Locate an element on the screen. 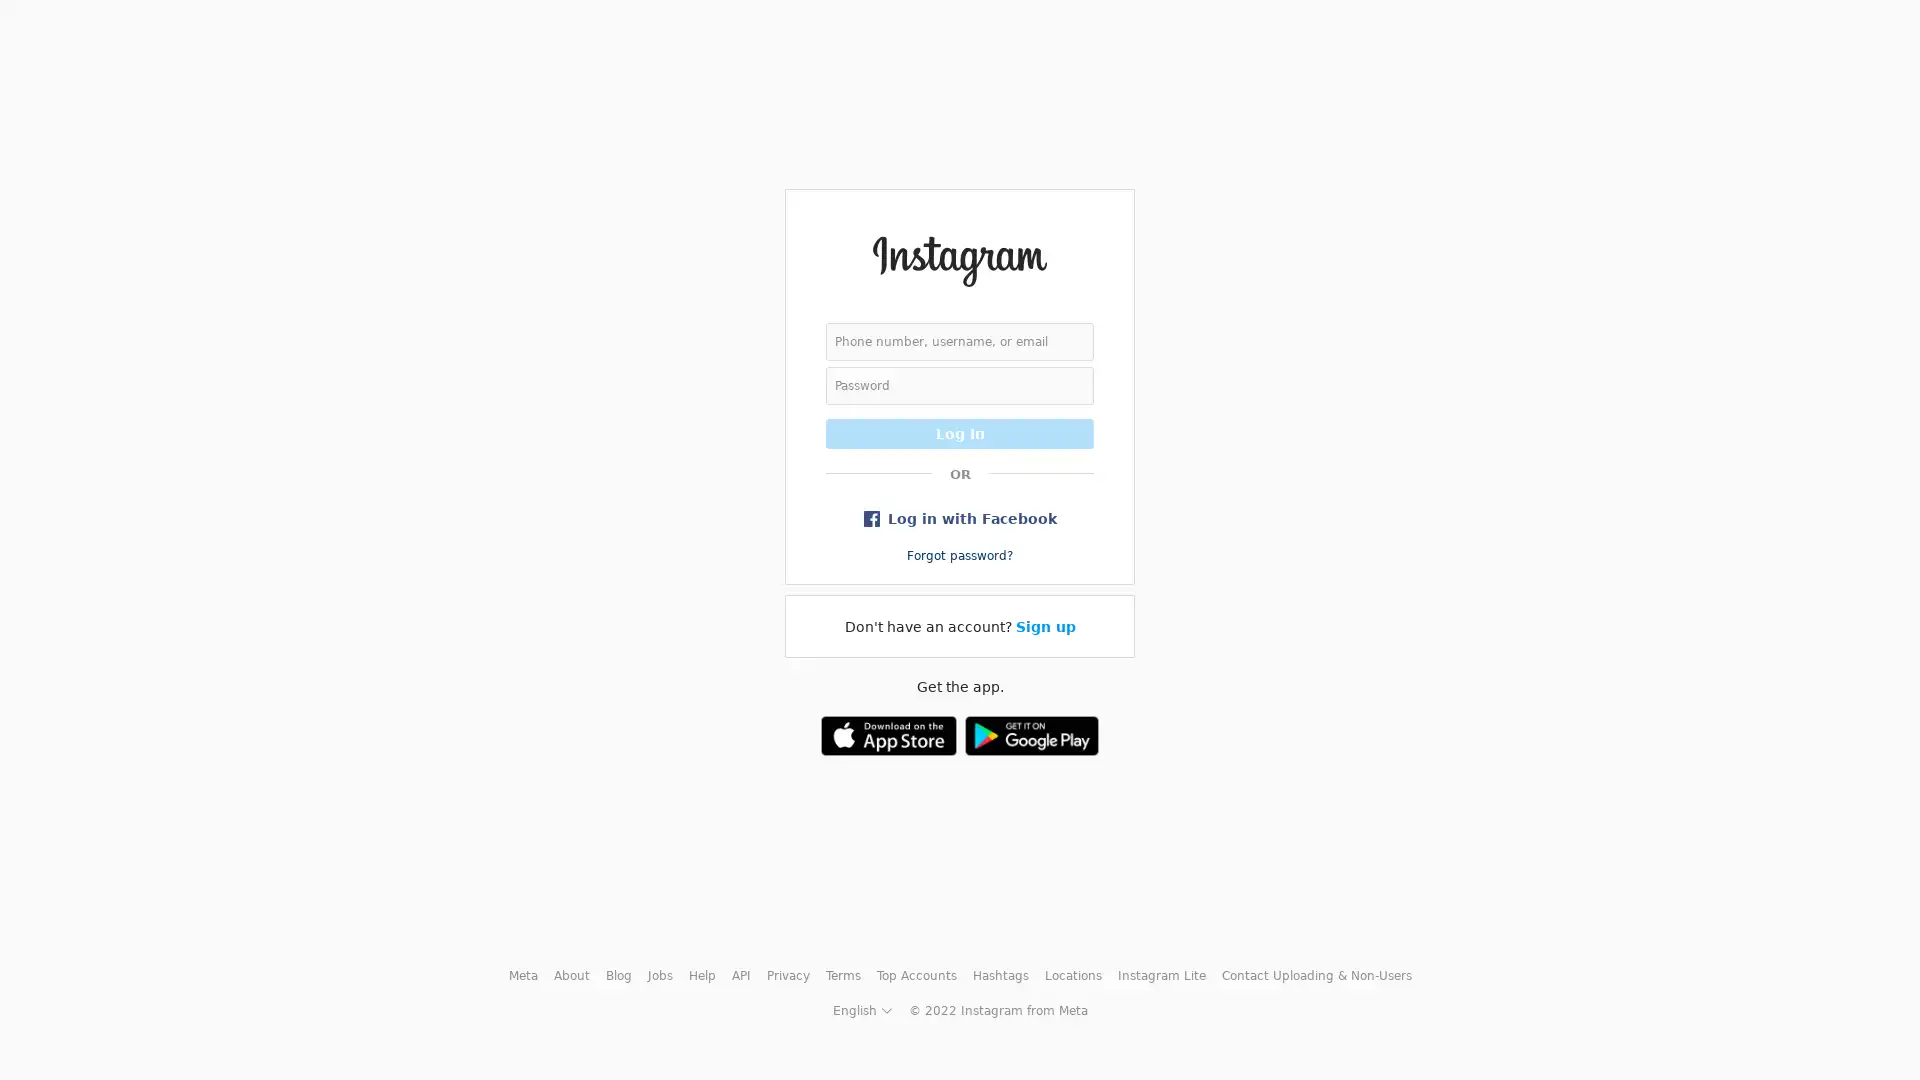 The height and width of the screenshot is (1080, 1920). Instagram is located at coordinates (958, 259).